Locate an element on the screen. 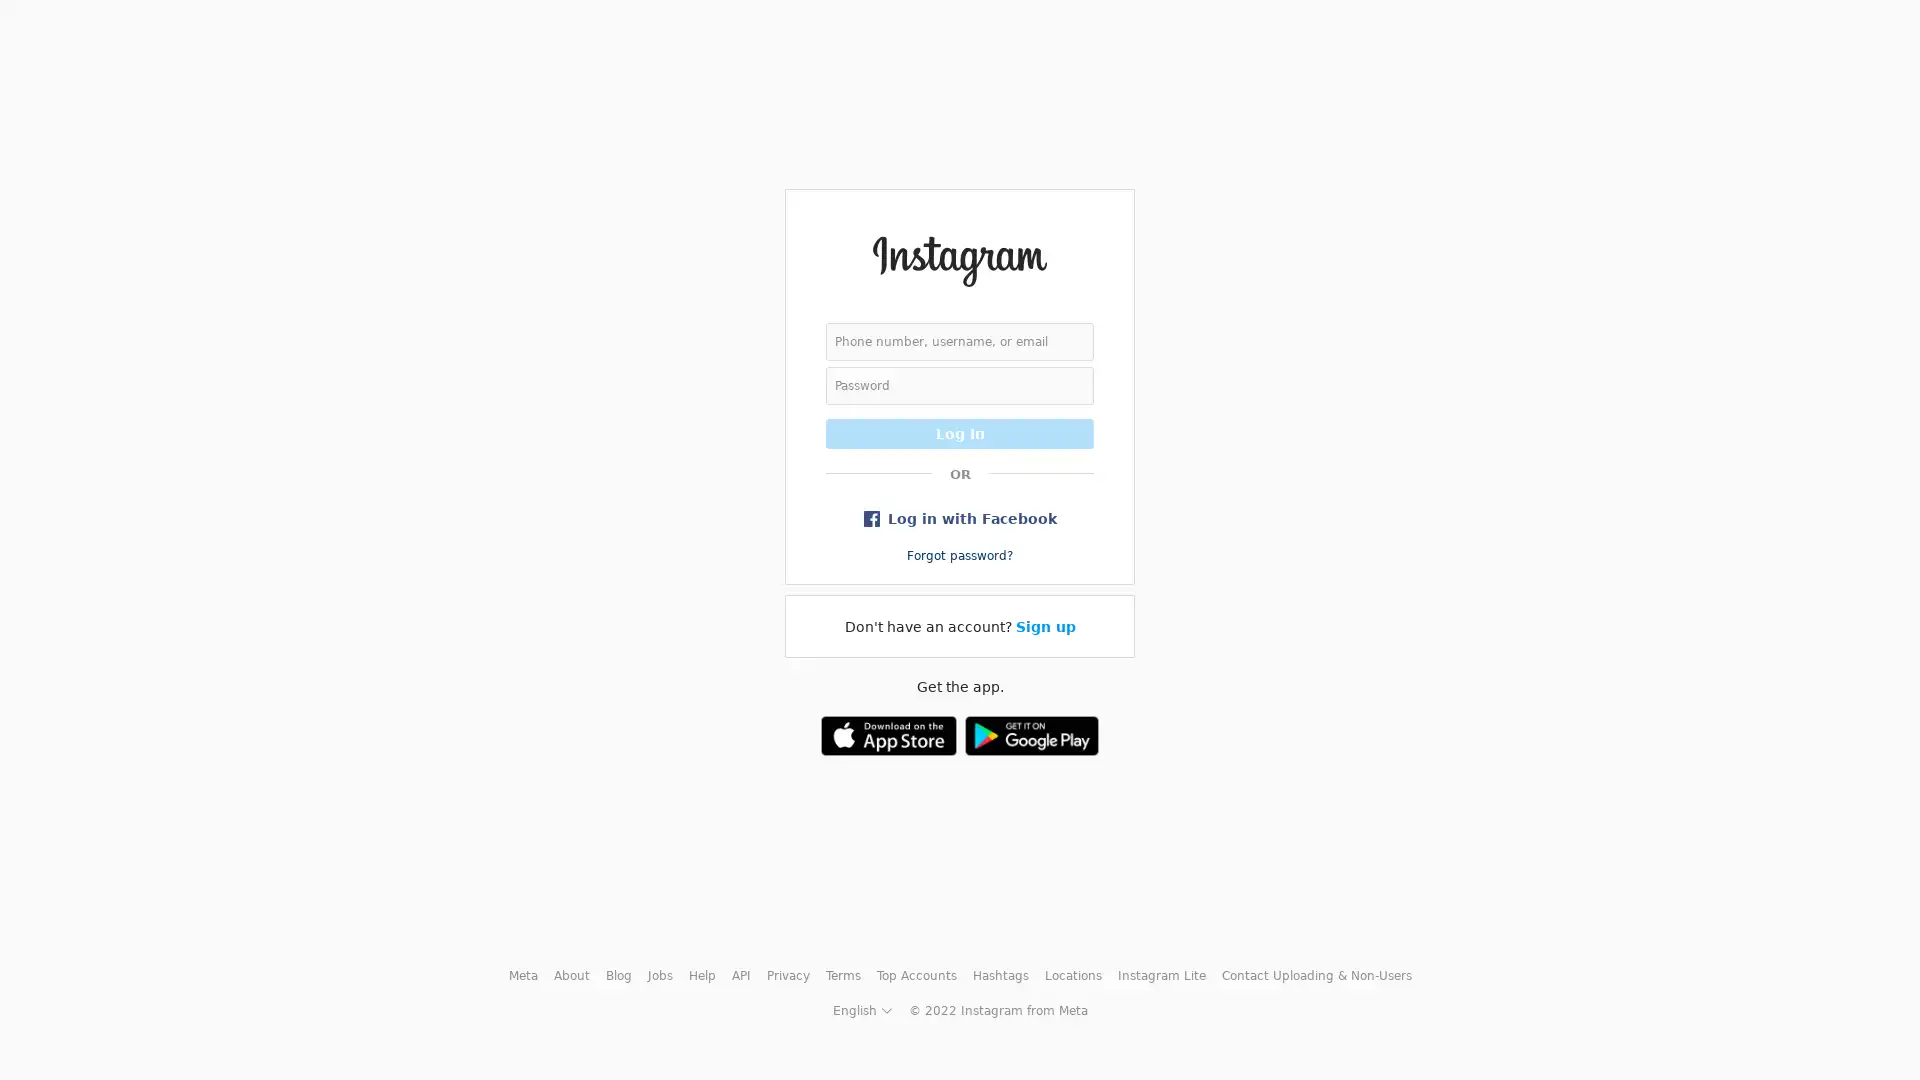 The height and width of the screenshot is (1080, 1920). Instagram is located at coordinates (958, 259).